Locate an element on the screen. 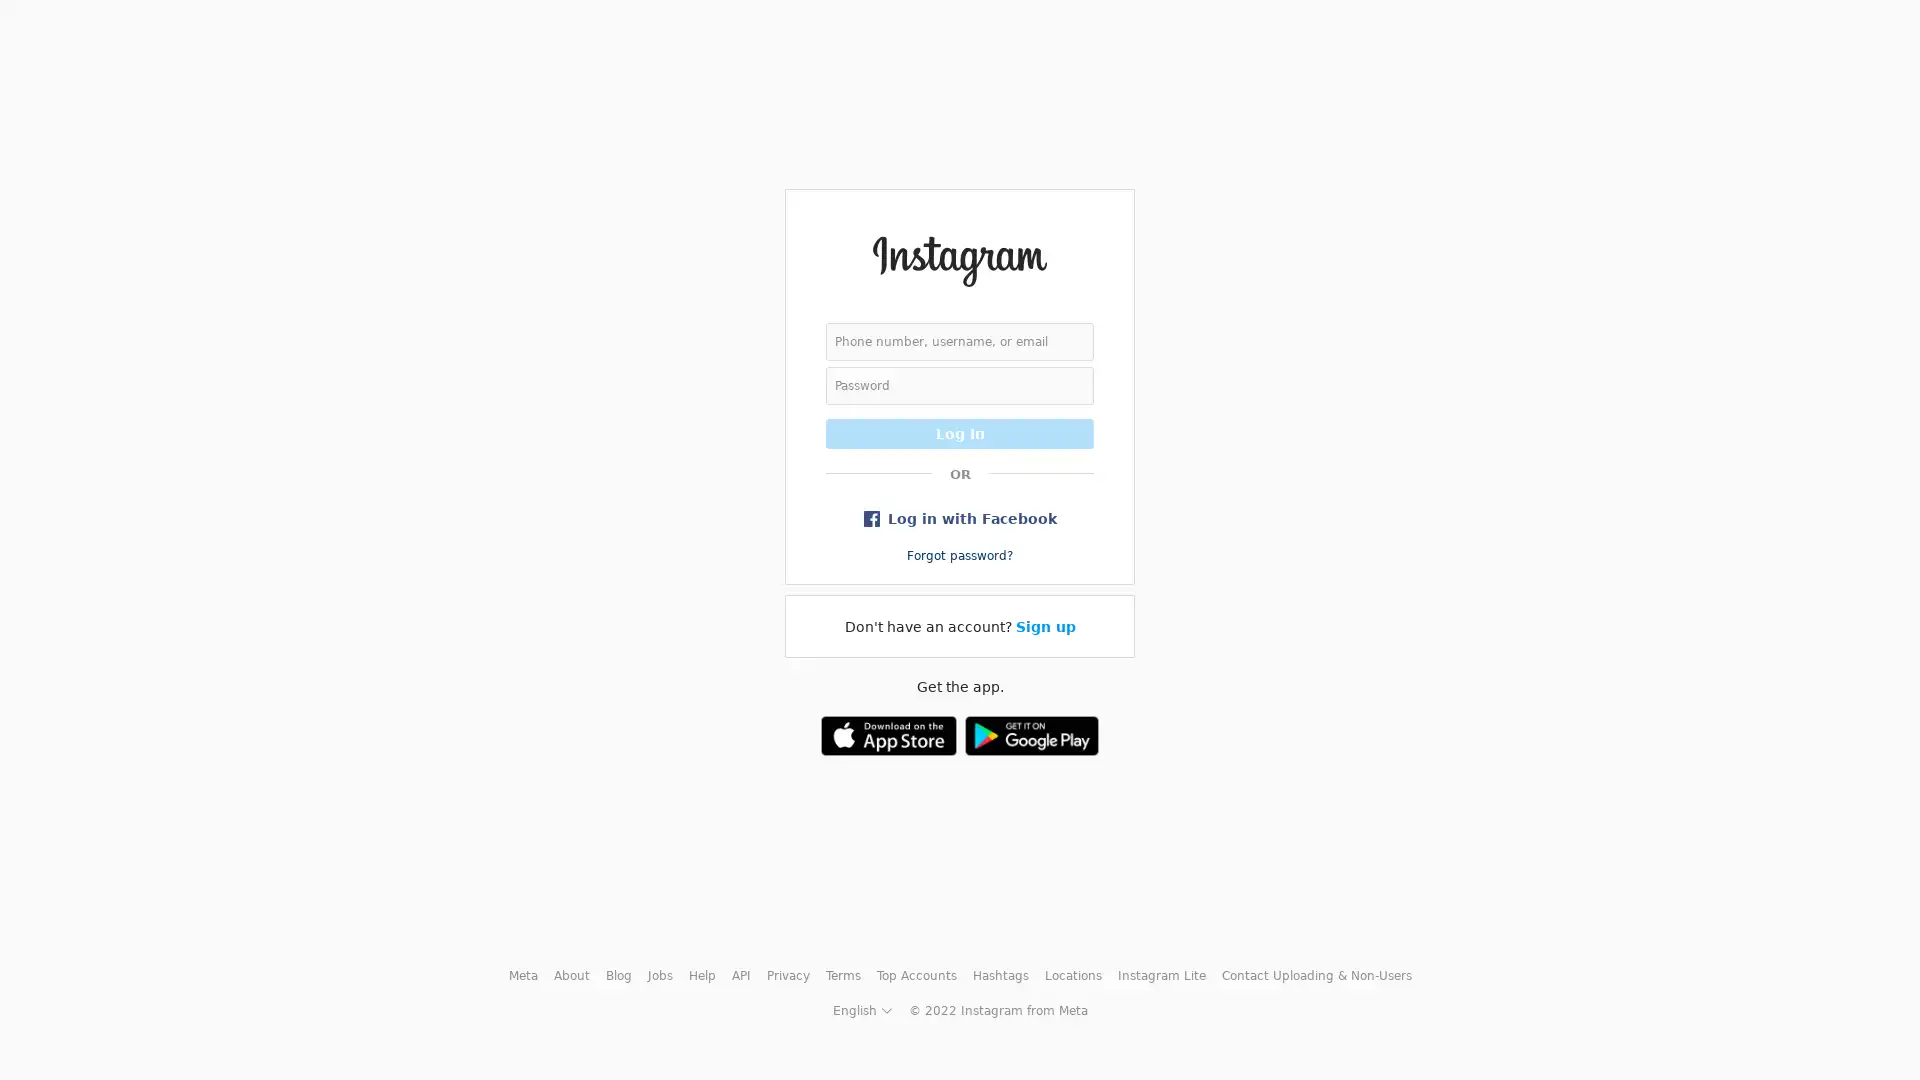 The height and width of the screenshot is (1080, 1920). Instagram is located at coordinates (958, 259).